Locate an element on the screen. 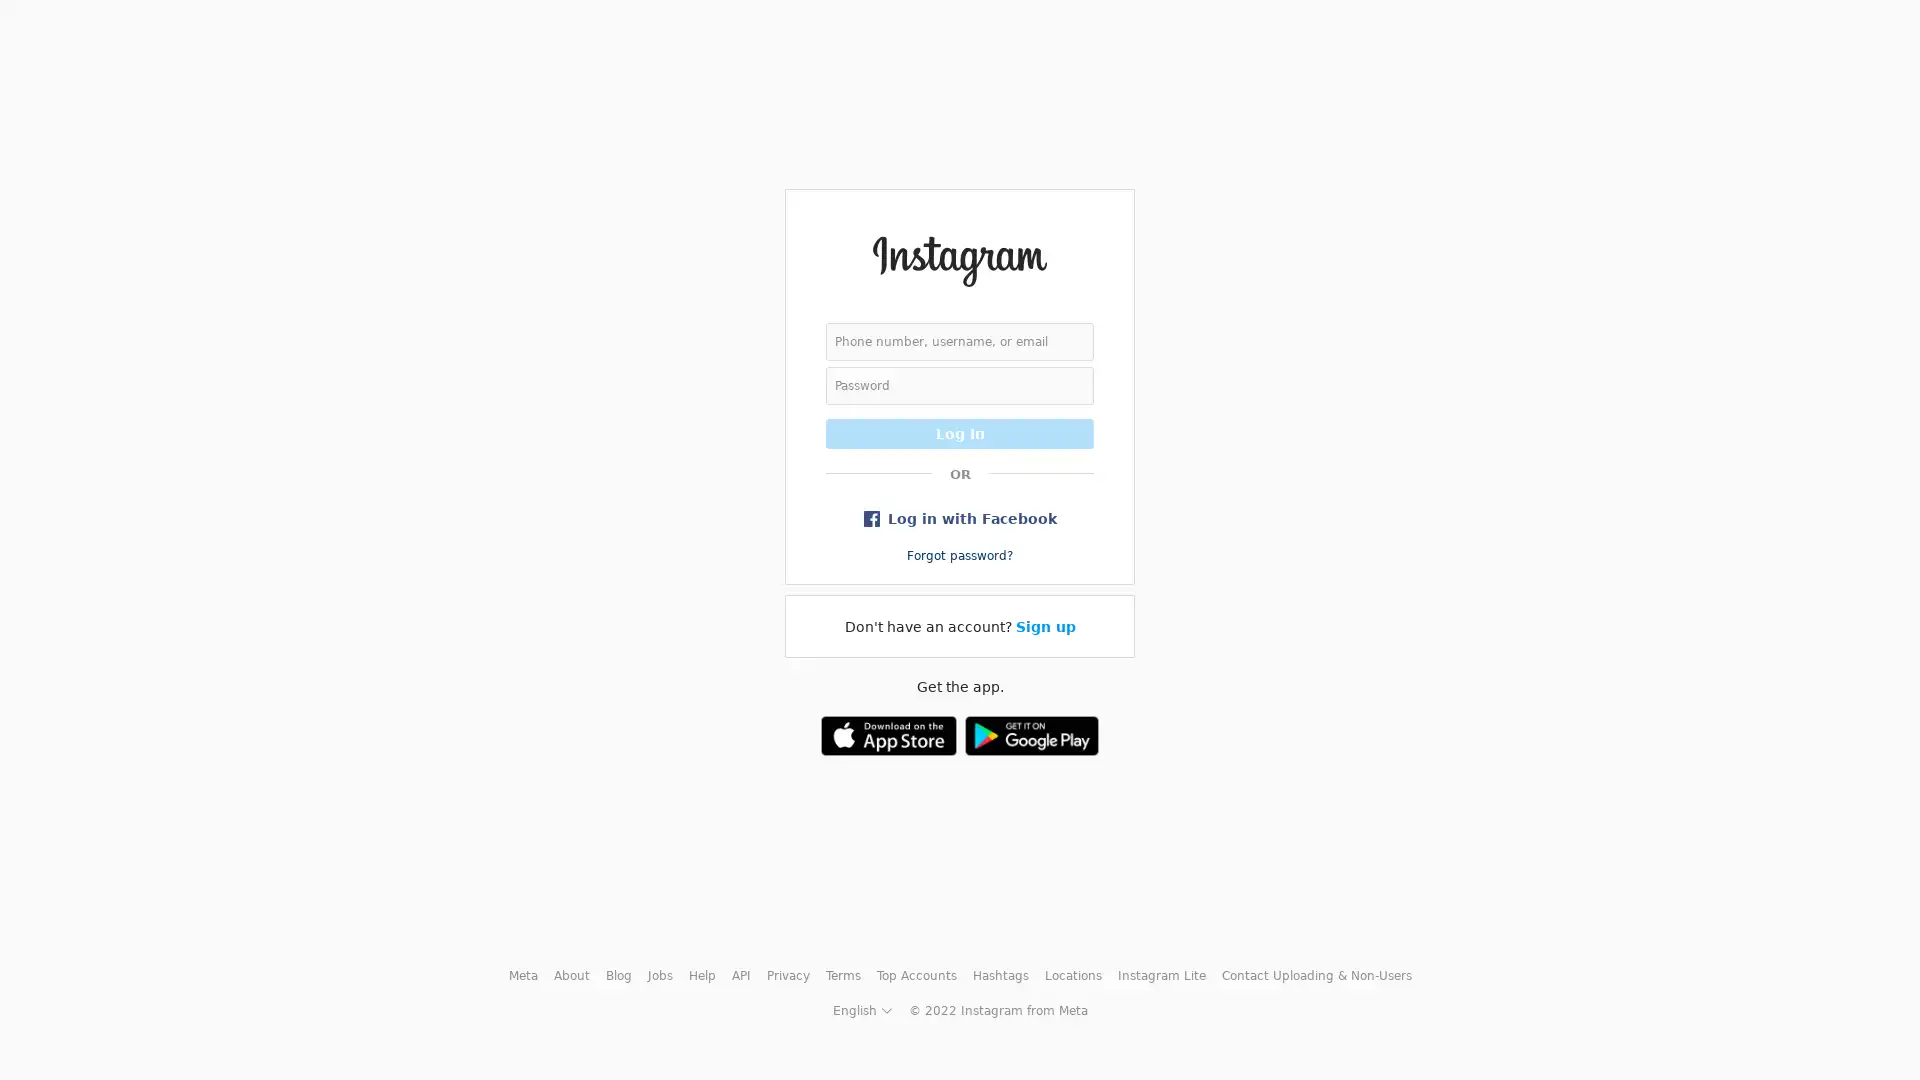 The height and width of the screenshot is (1080, 1920). Instagram is located at coordinates (958, 259).